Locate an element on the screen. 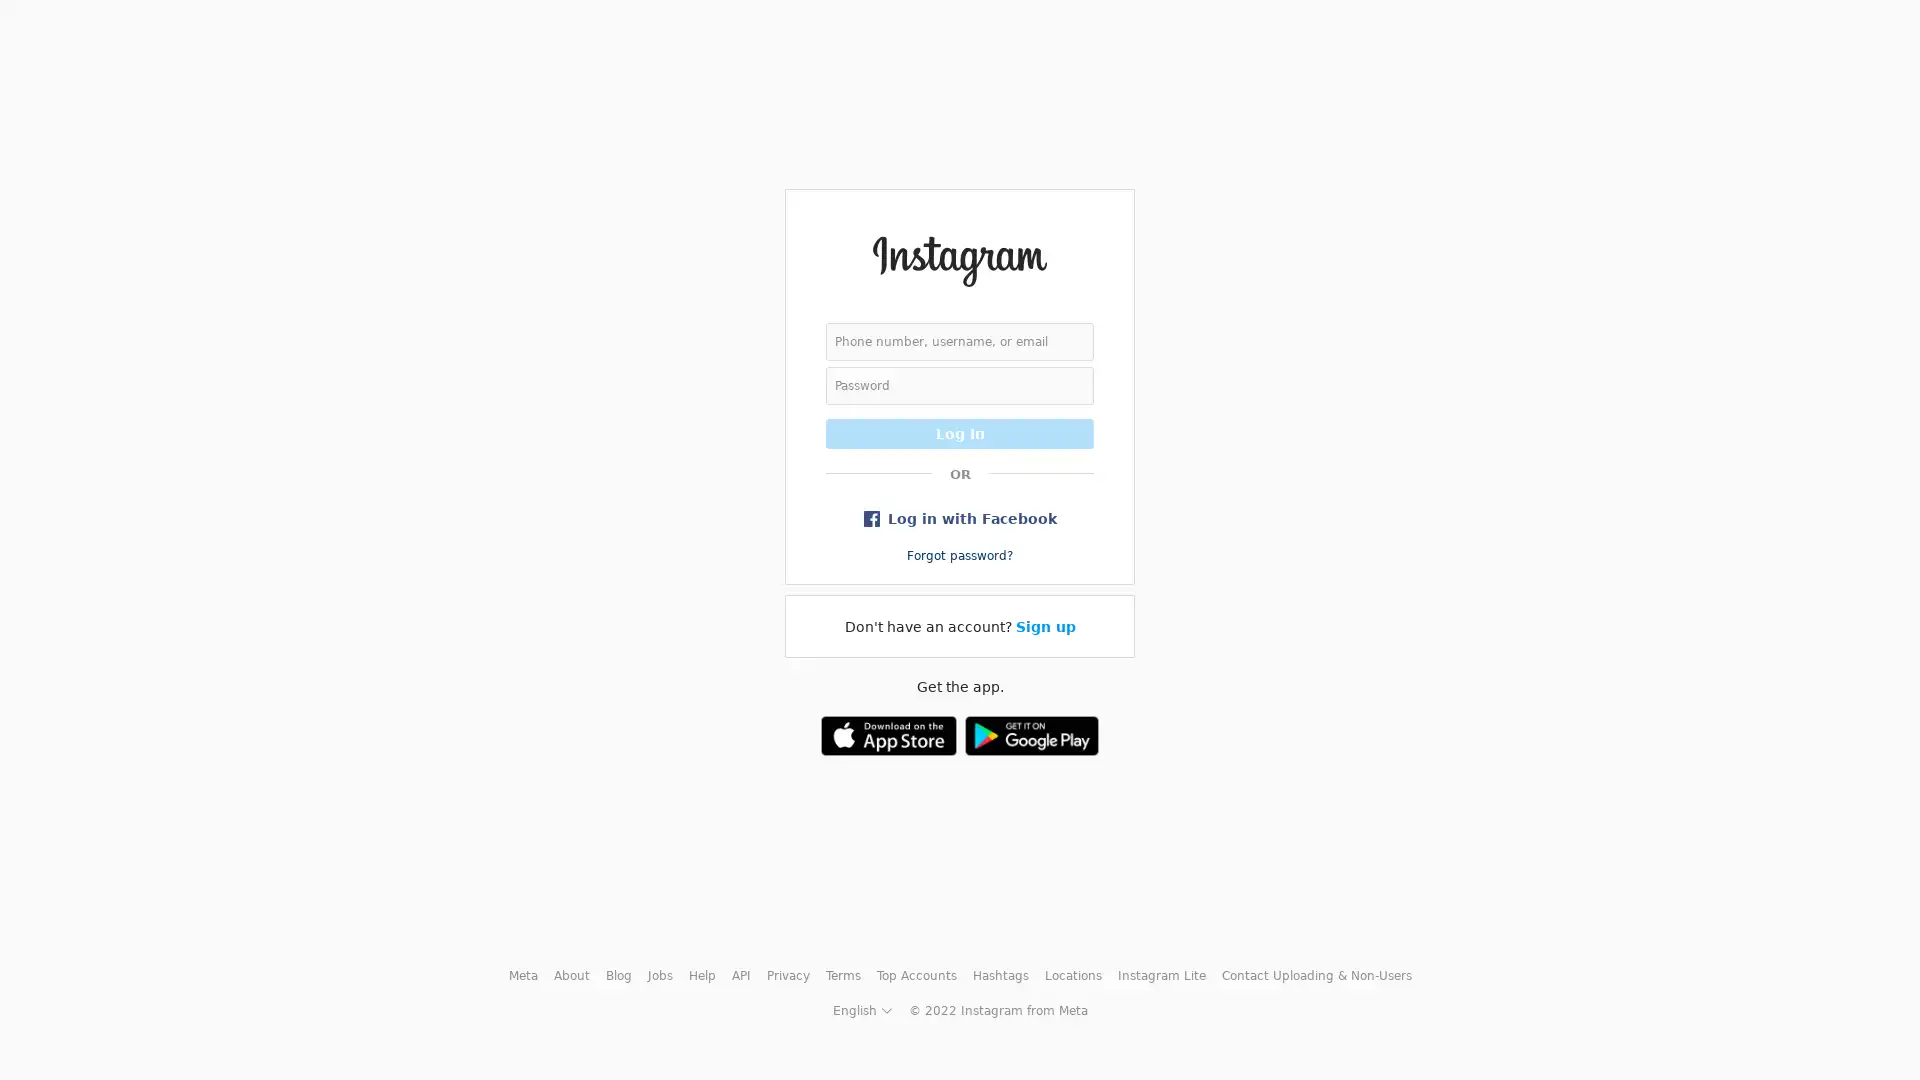 The height and width of the screenshot is (1080, 1920). Instagram is located at coordinates (958, 259).